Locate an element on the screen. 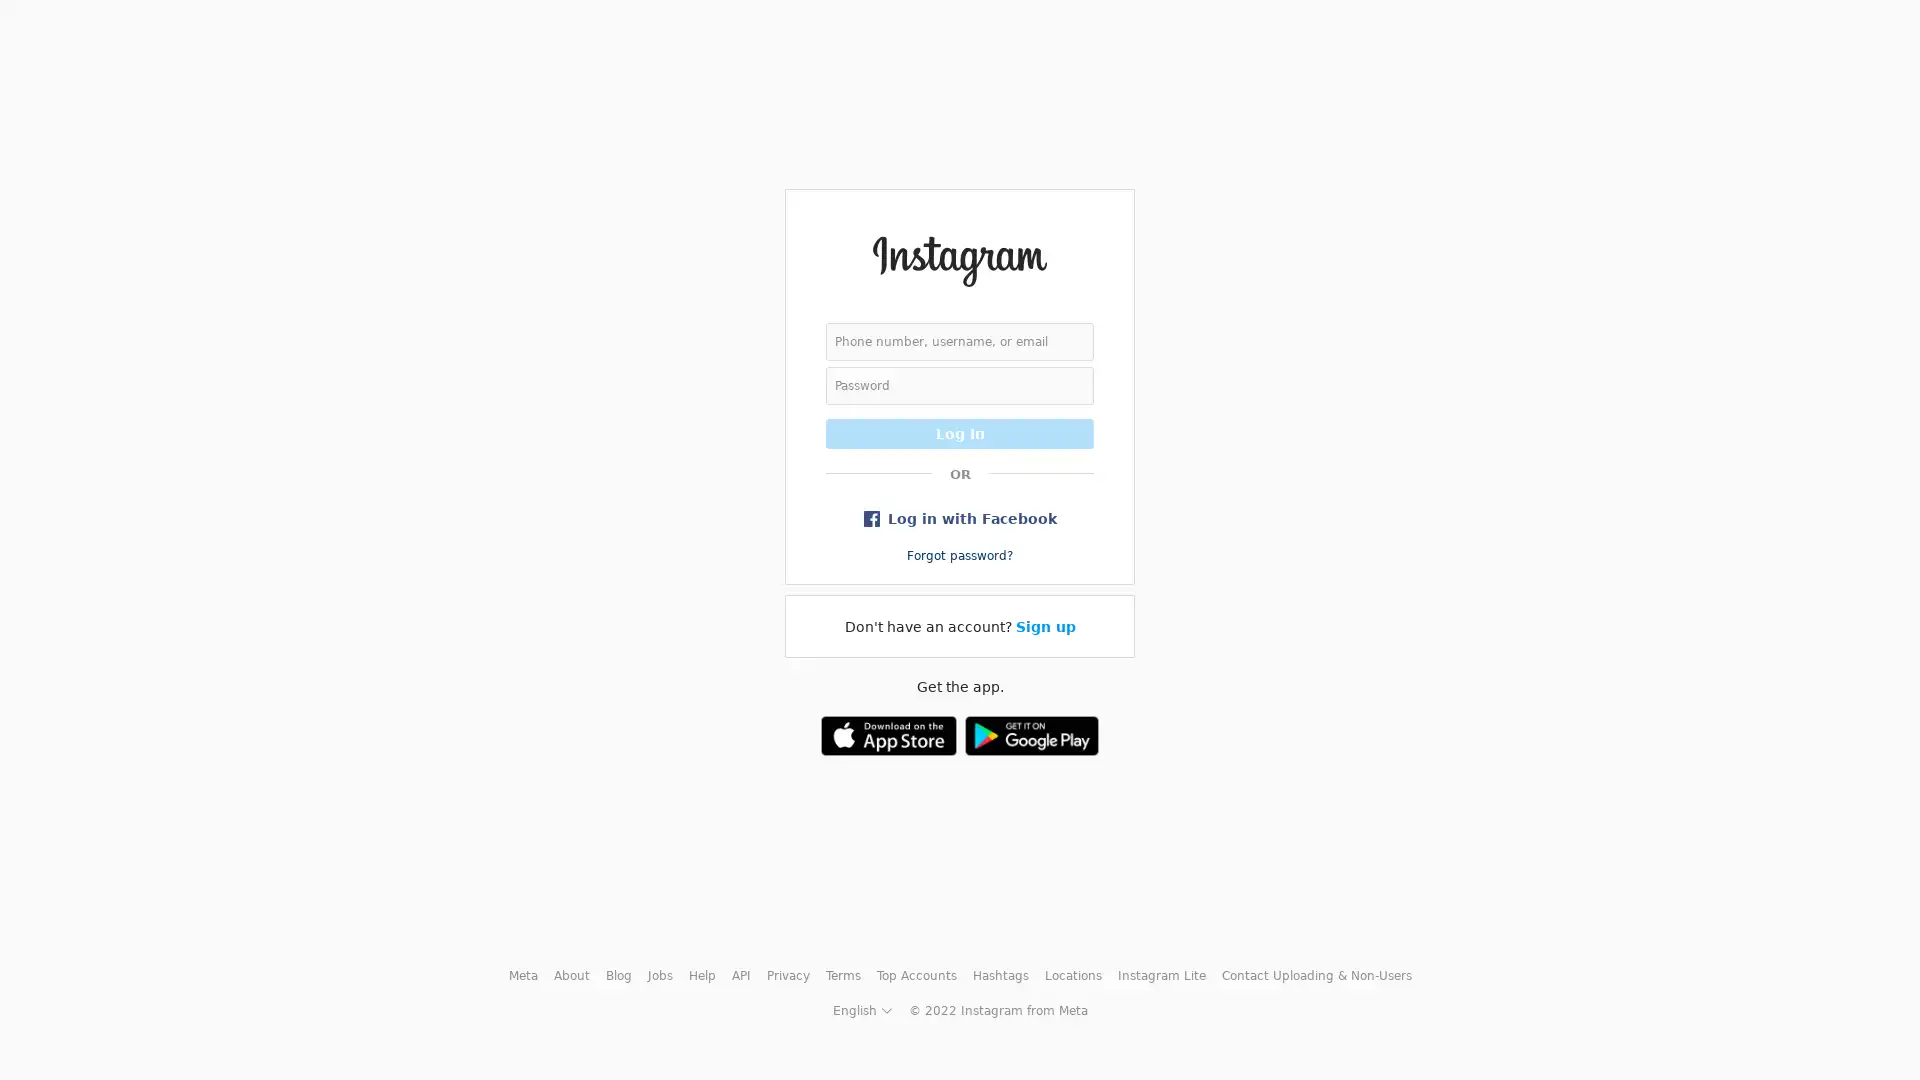 The height and width of the screenshot is (1080, 1920). Instagram is located at coordinates (958, 259).